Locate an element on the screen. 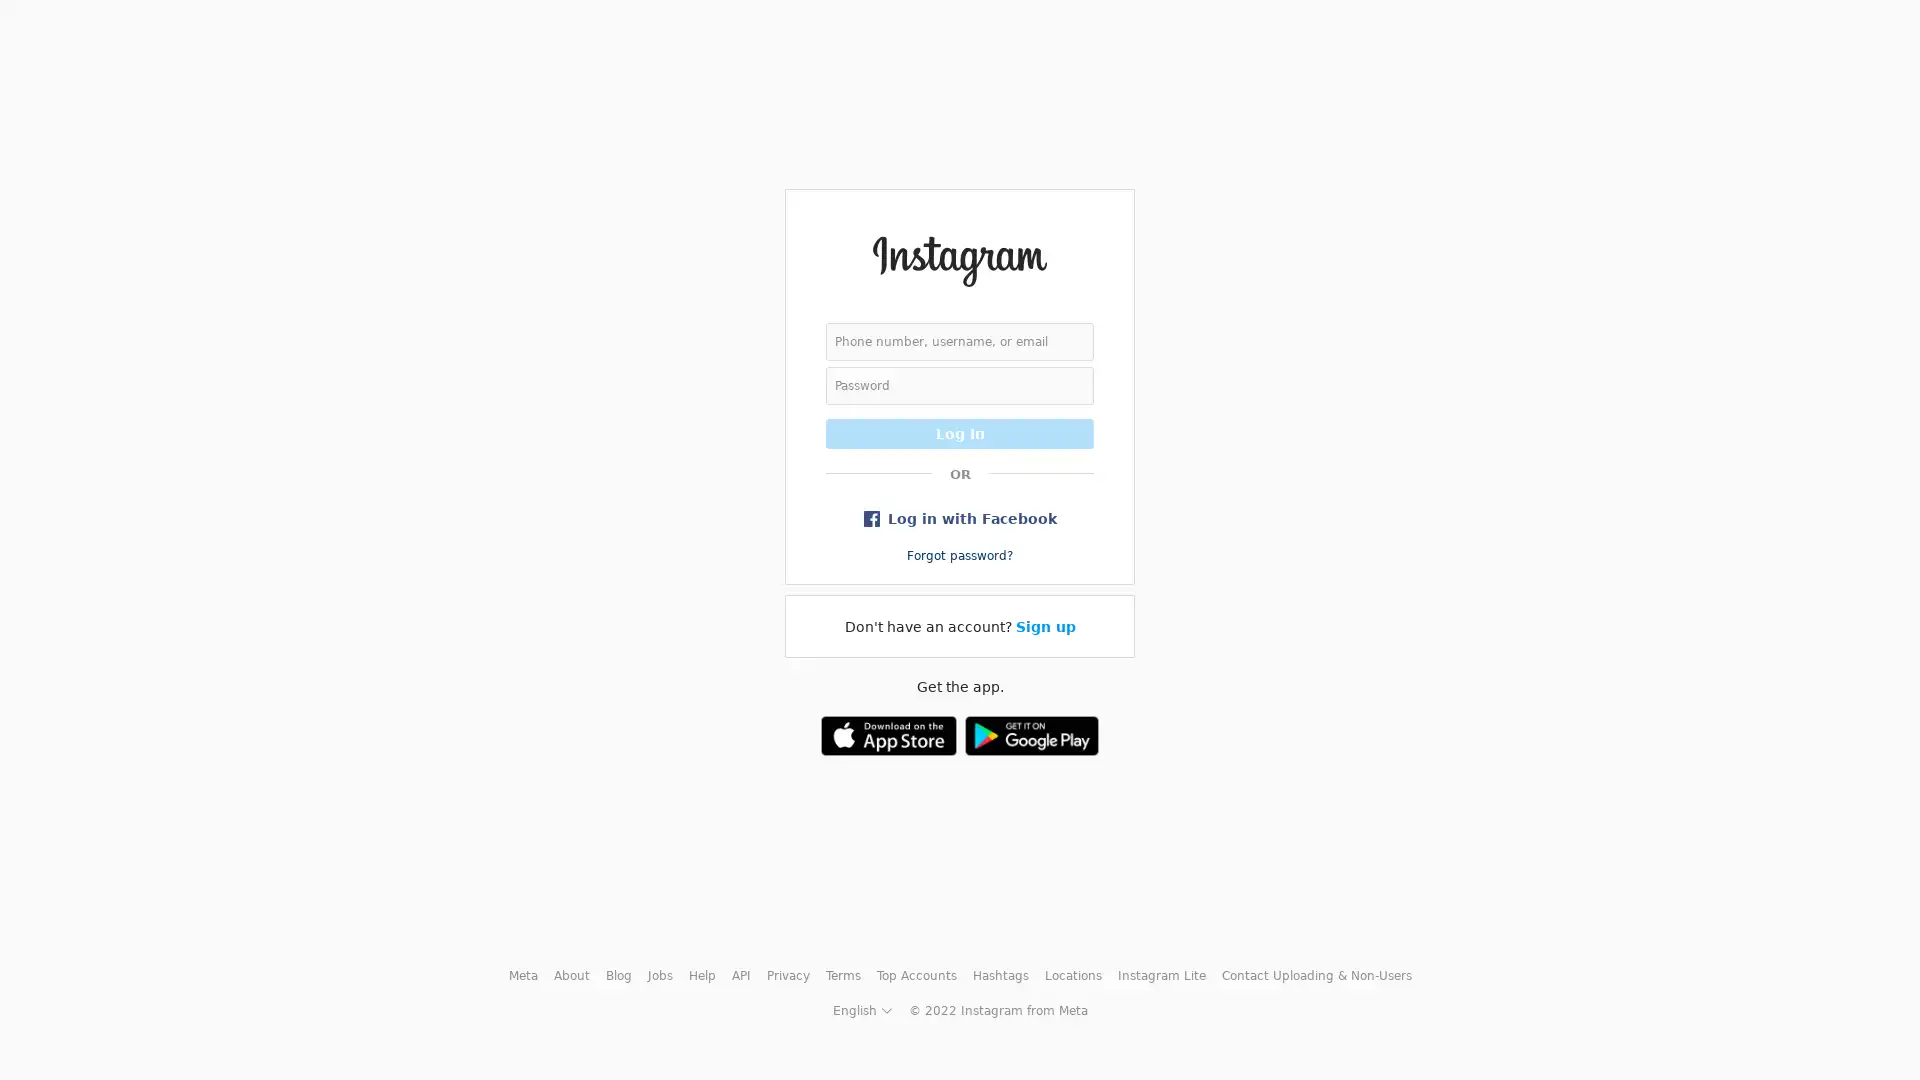 The height and width of the screenshot is (1080, 1920). Instagram is located at coordinates (958, 259).